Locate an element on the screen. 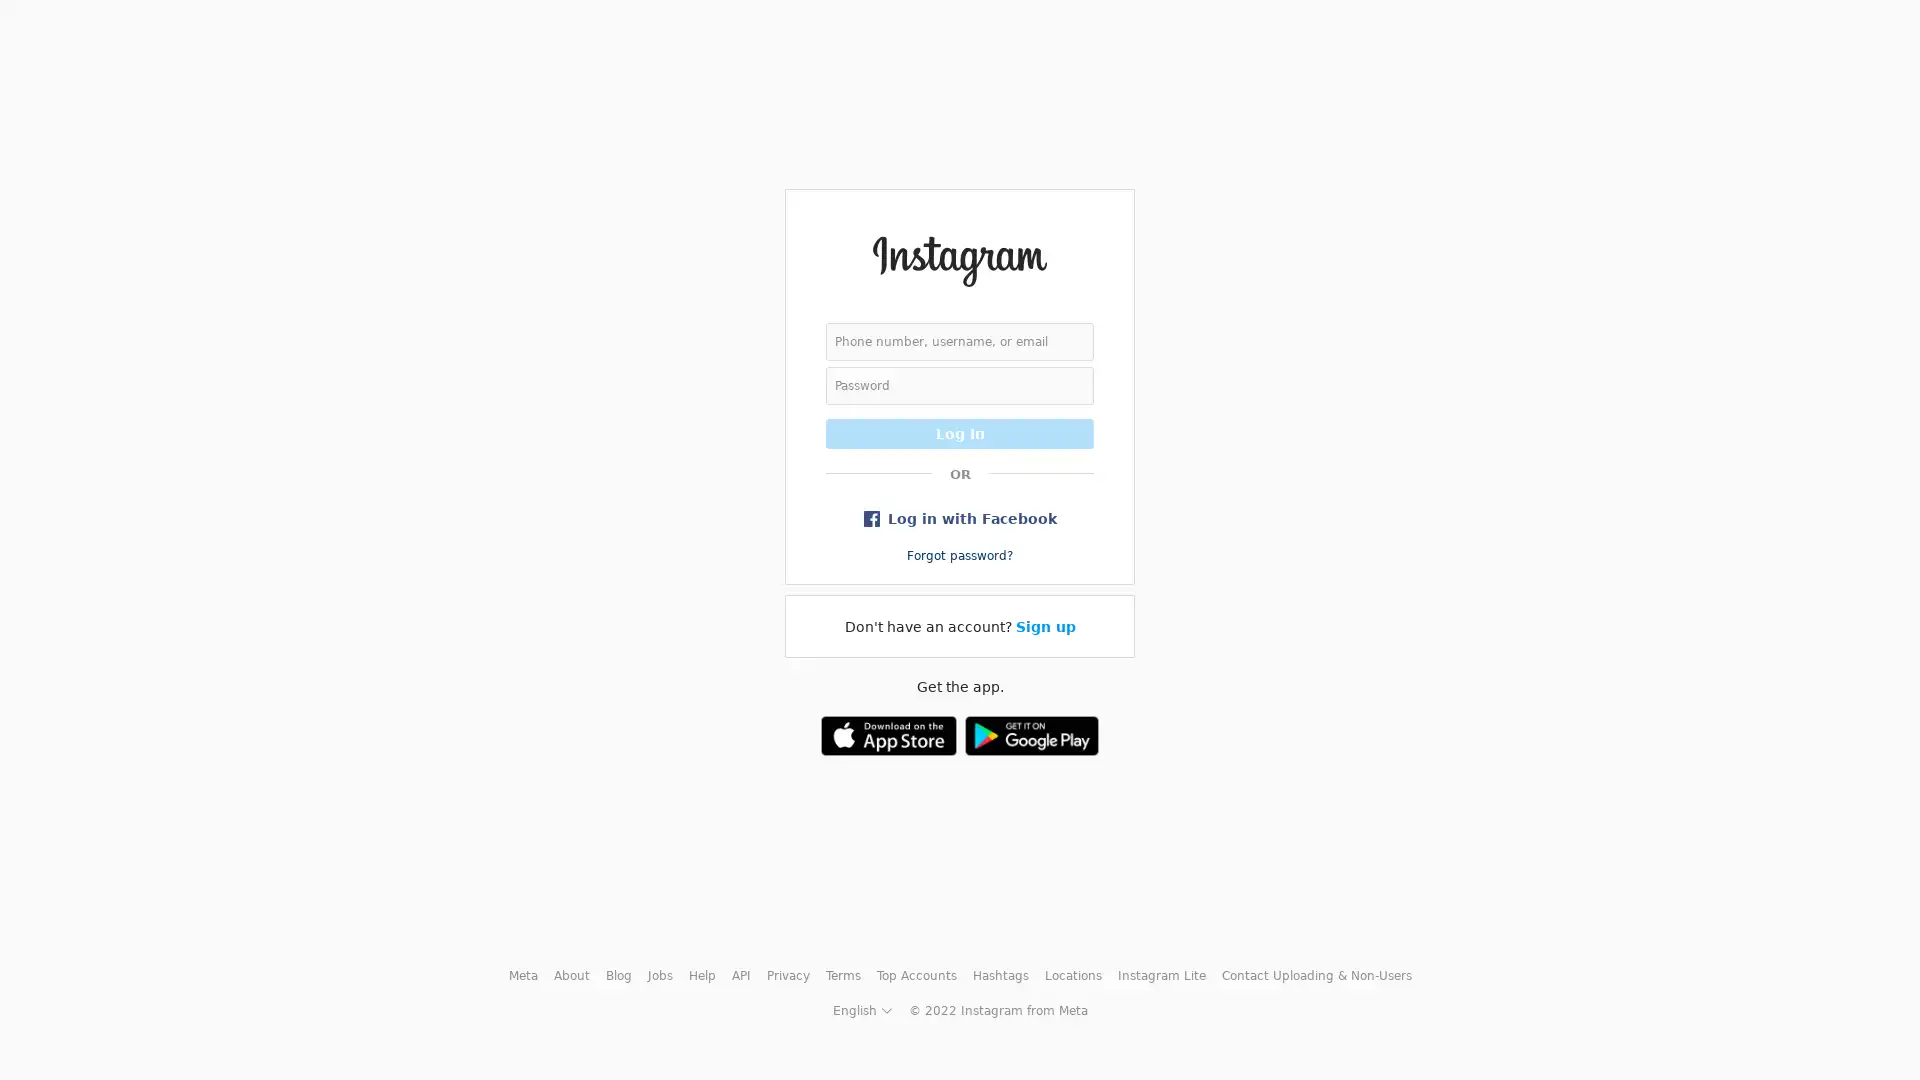 The height and width of the screenshot is (1080, 1920). Instagram is located at coordinates (958, 259).